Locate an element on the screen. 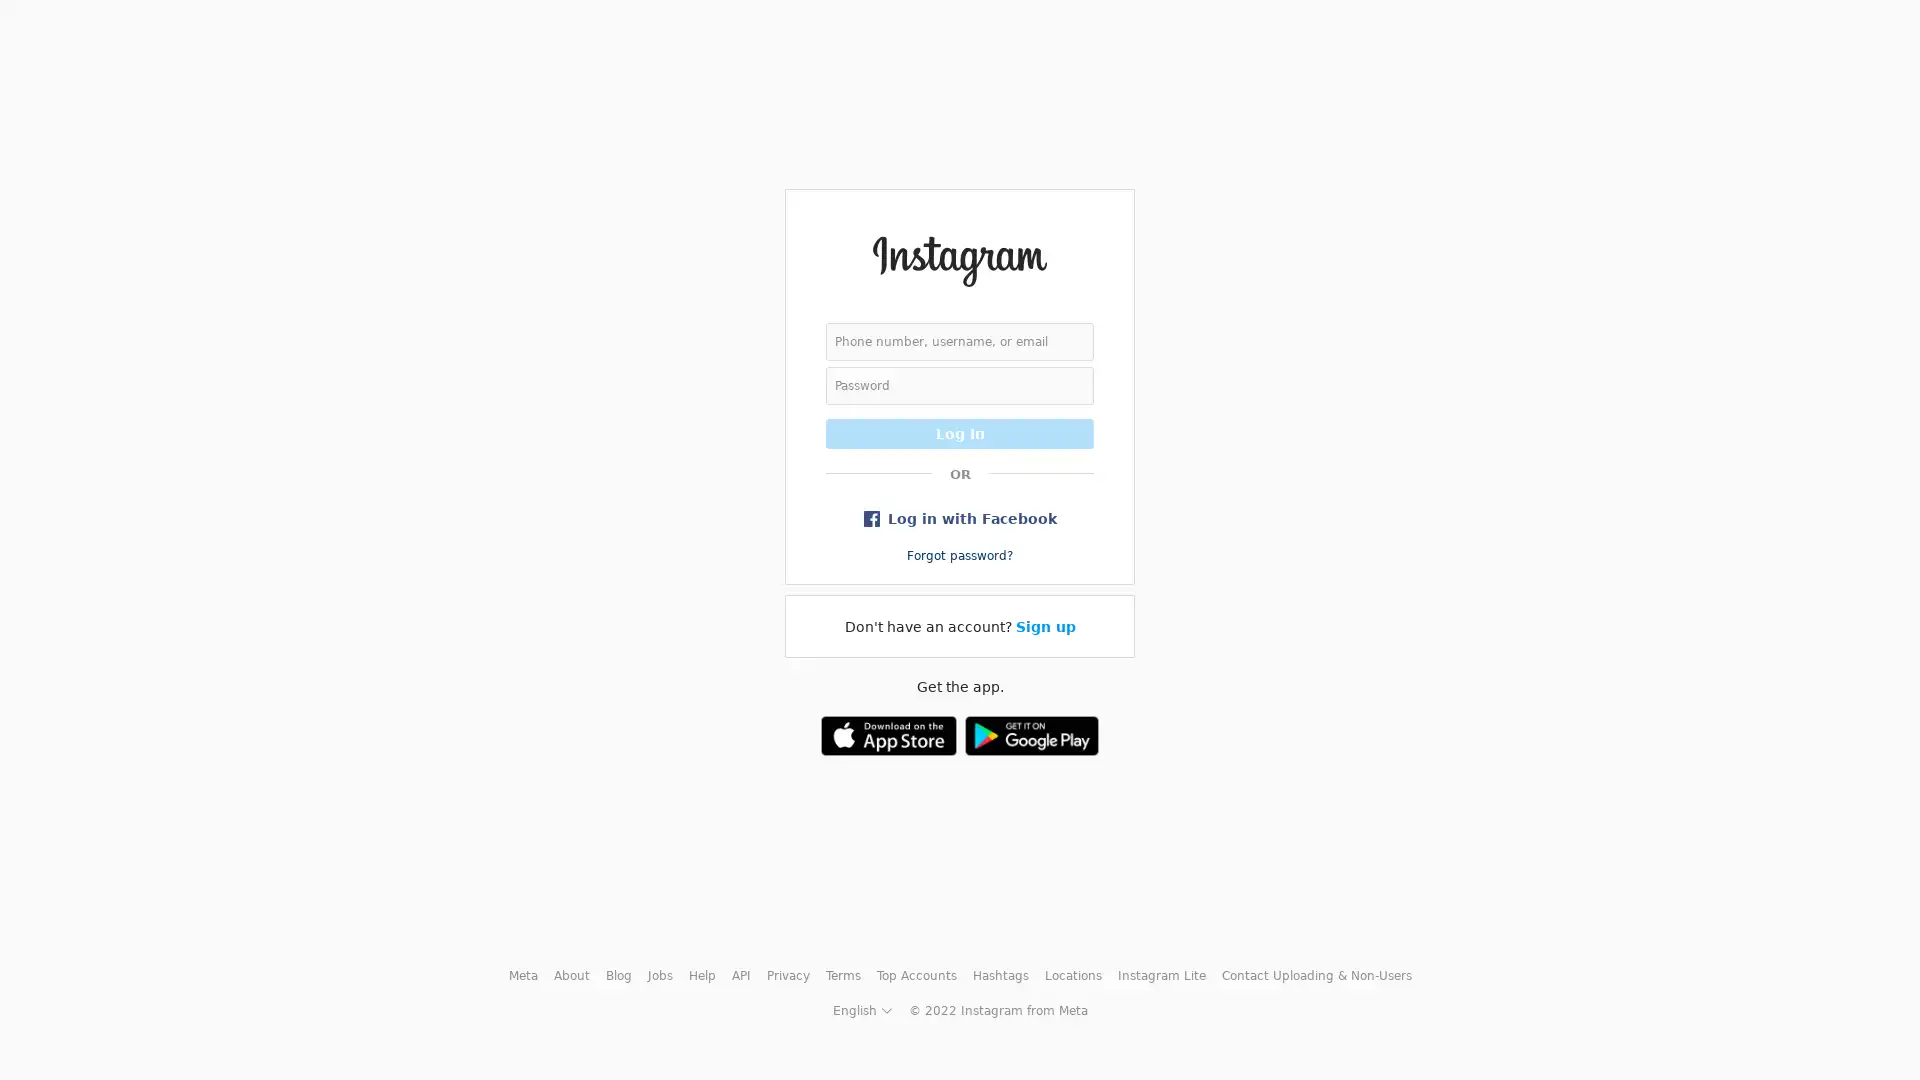 The height and width of the screenshot is (1080, 1920). Instagram is located at coordinates (958, 259).